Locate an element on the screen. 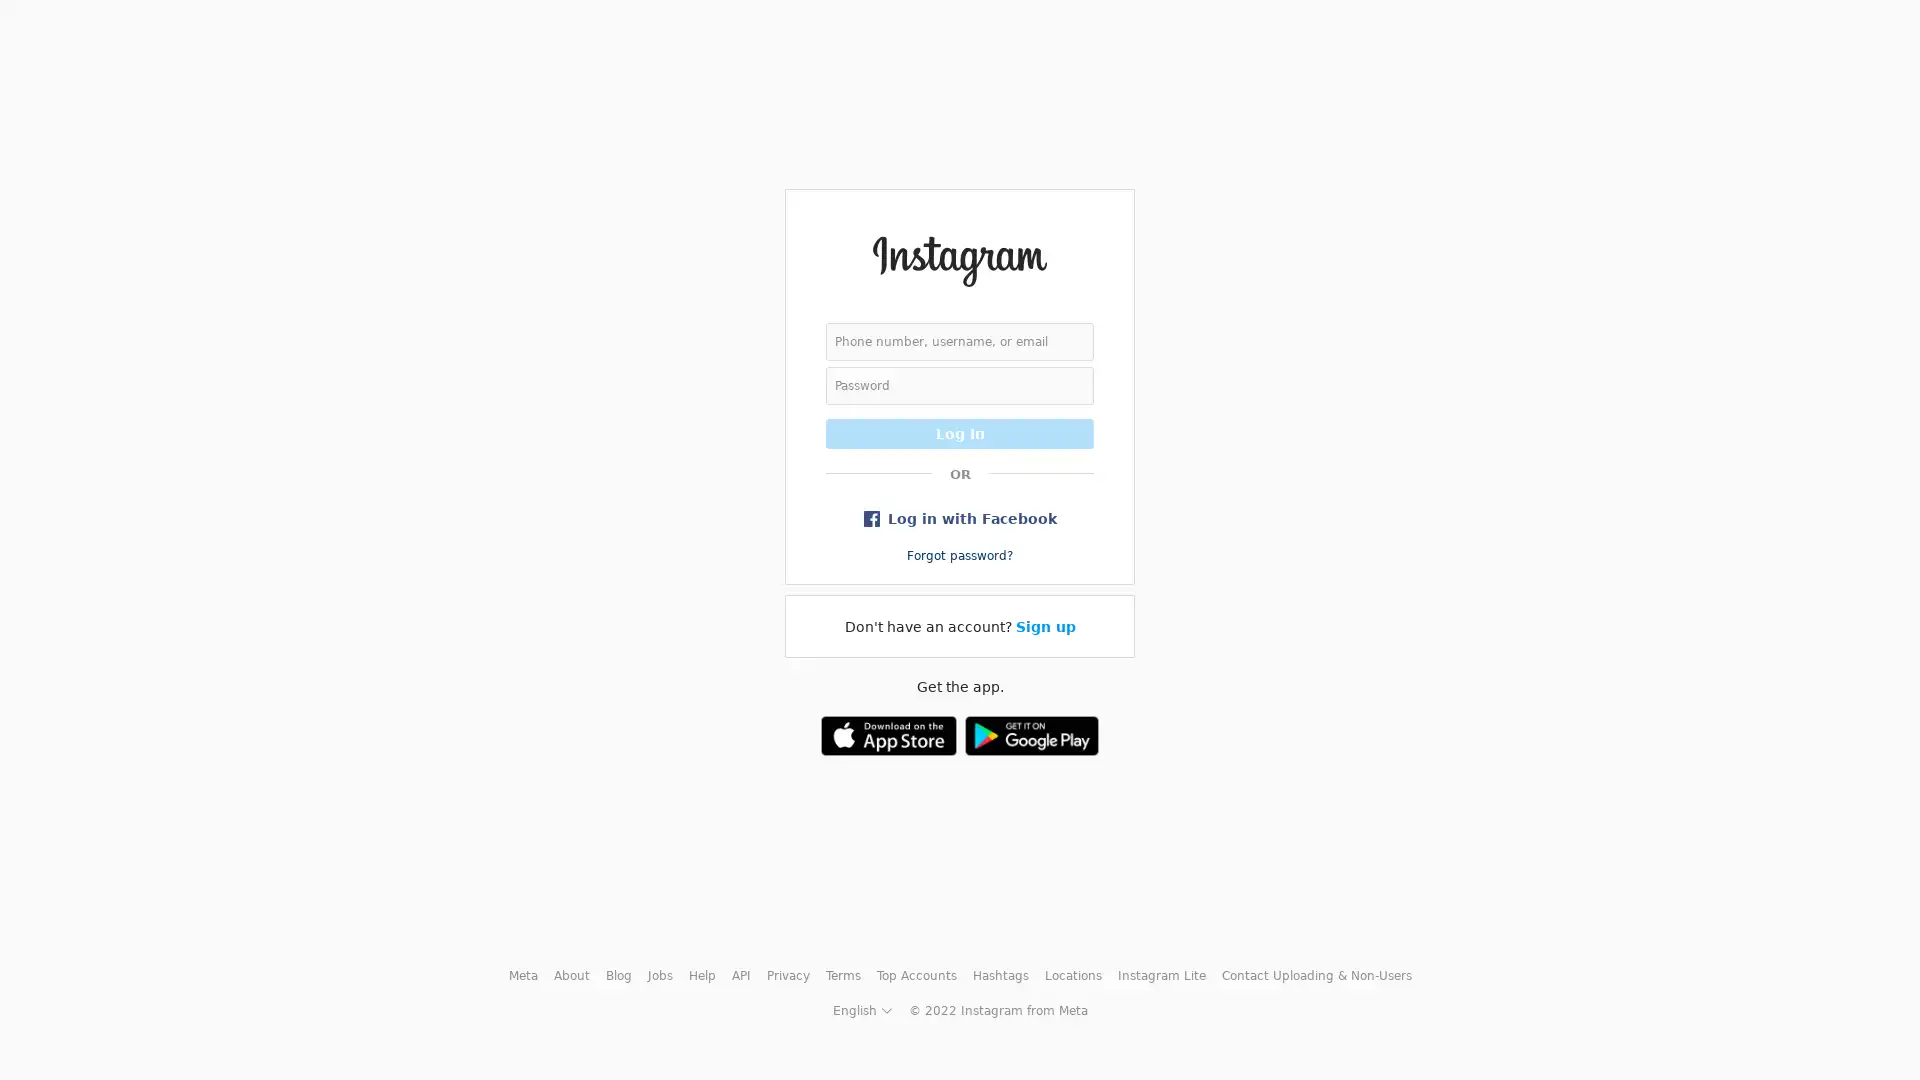 The height and width of the screenshot is (1080, 1920). Instagram is located at coordinates (958, 259).